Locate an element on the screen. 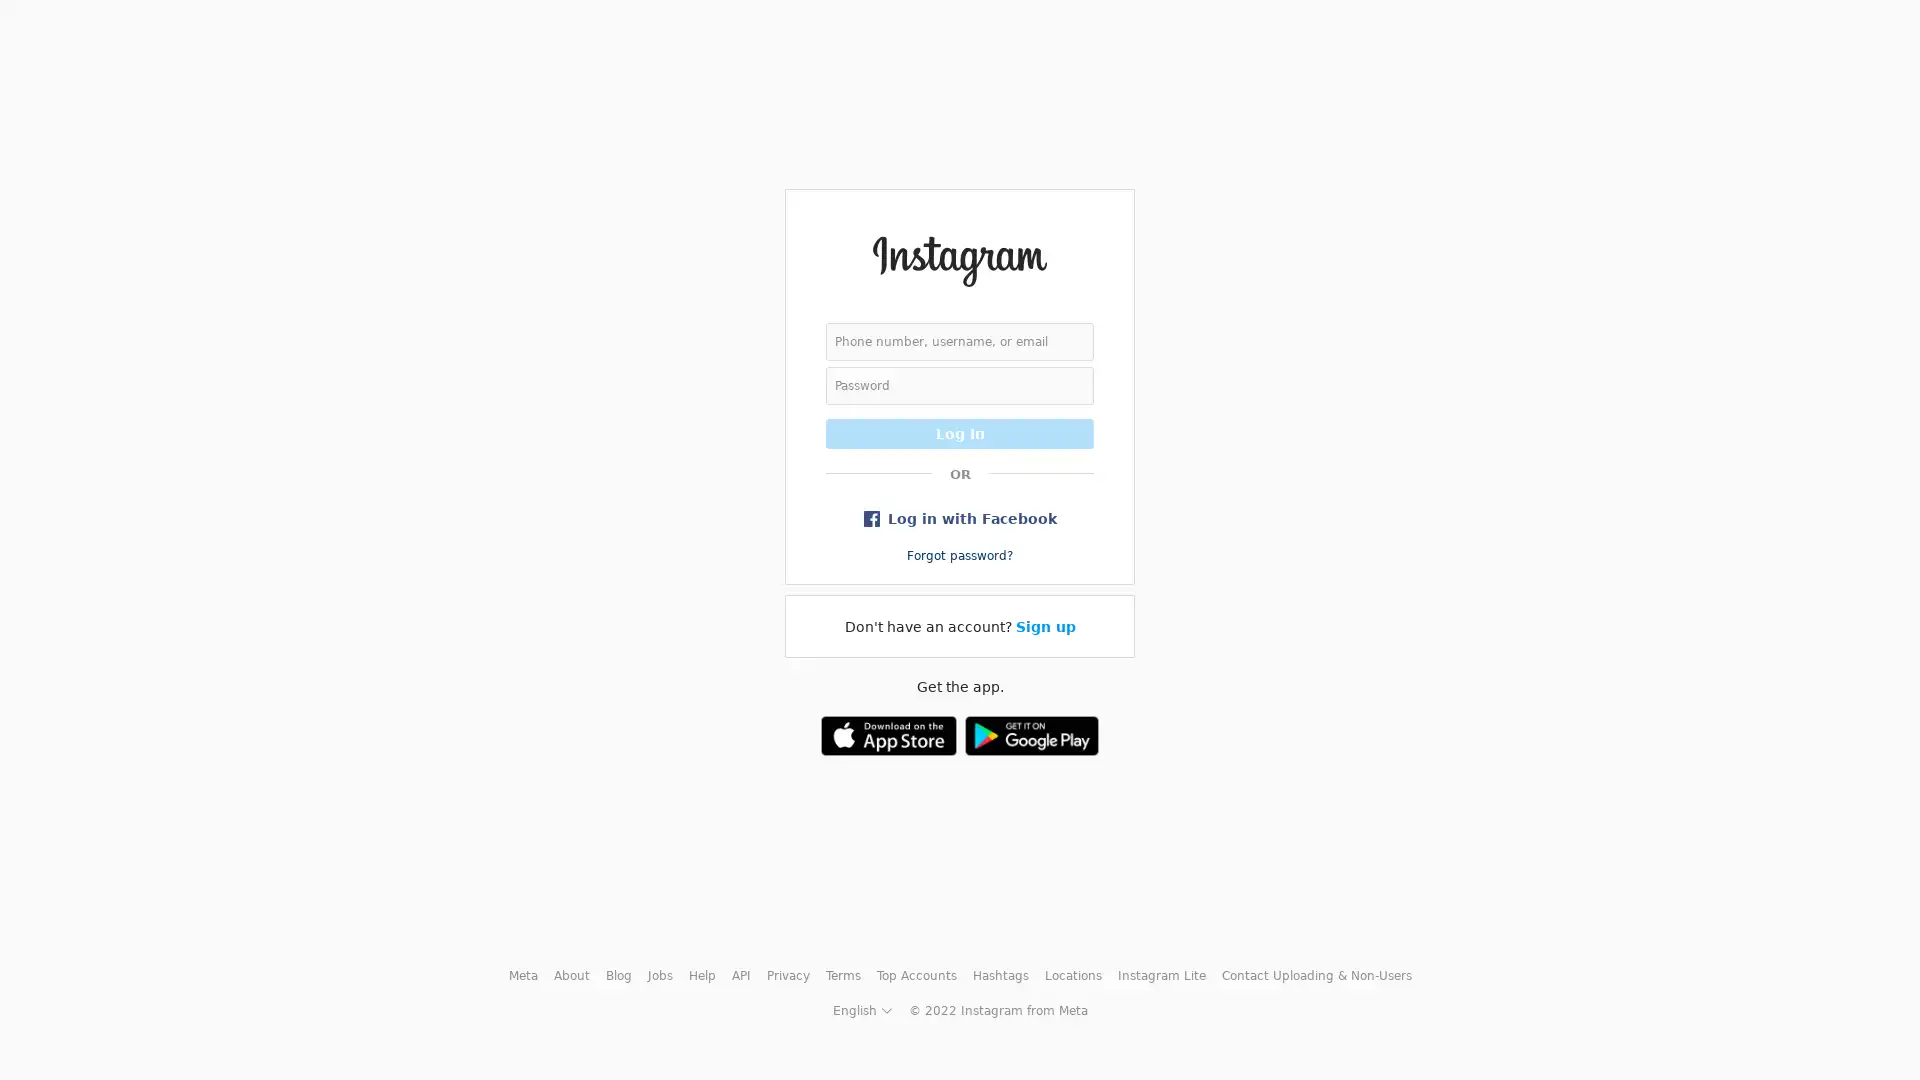 The height and width of the screenshot is (1080, 1920). Instagram is located at coordinates (958, 259).